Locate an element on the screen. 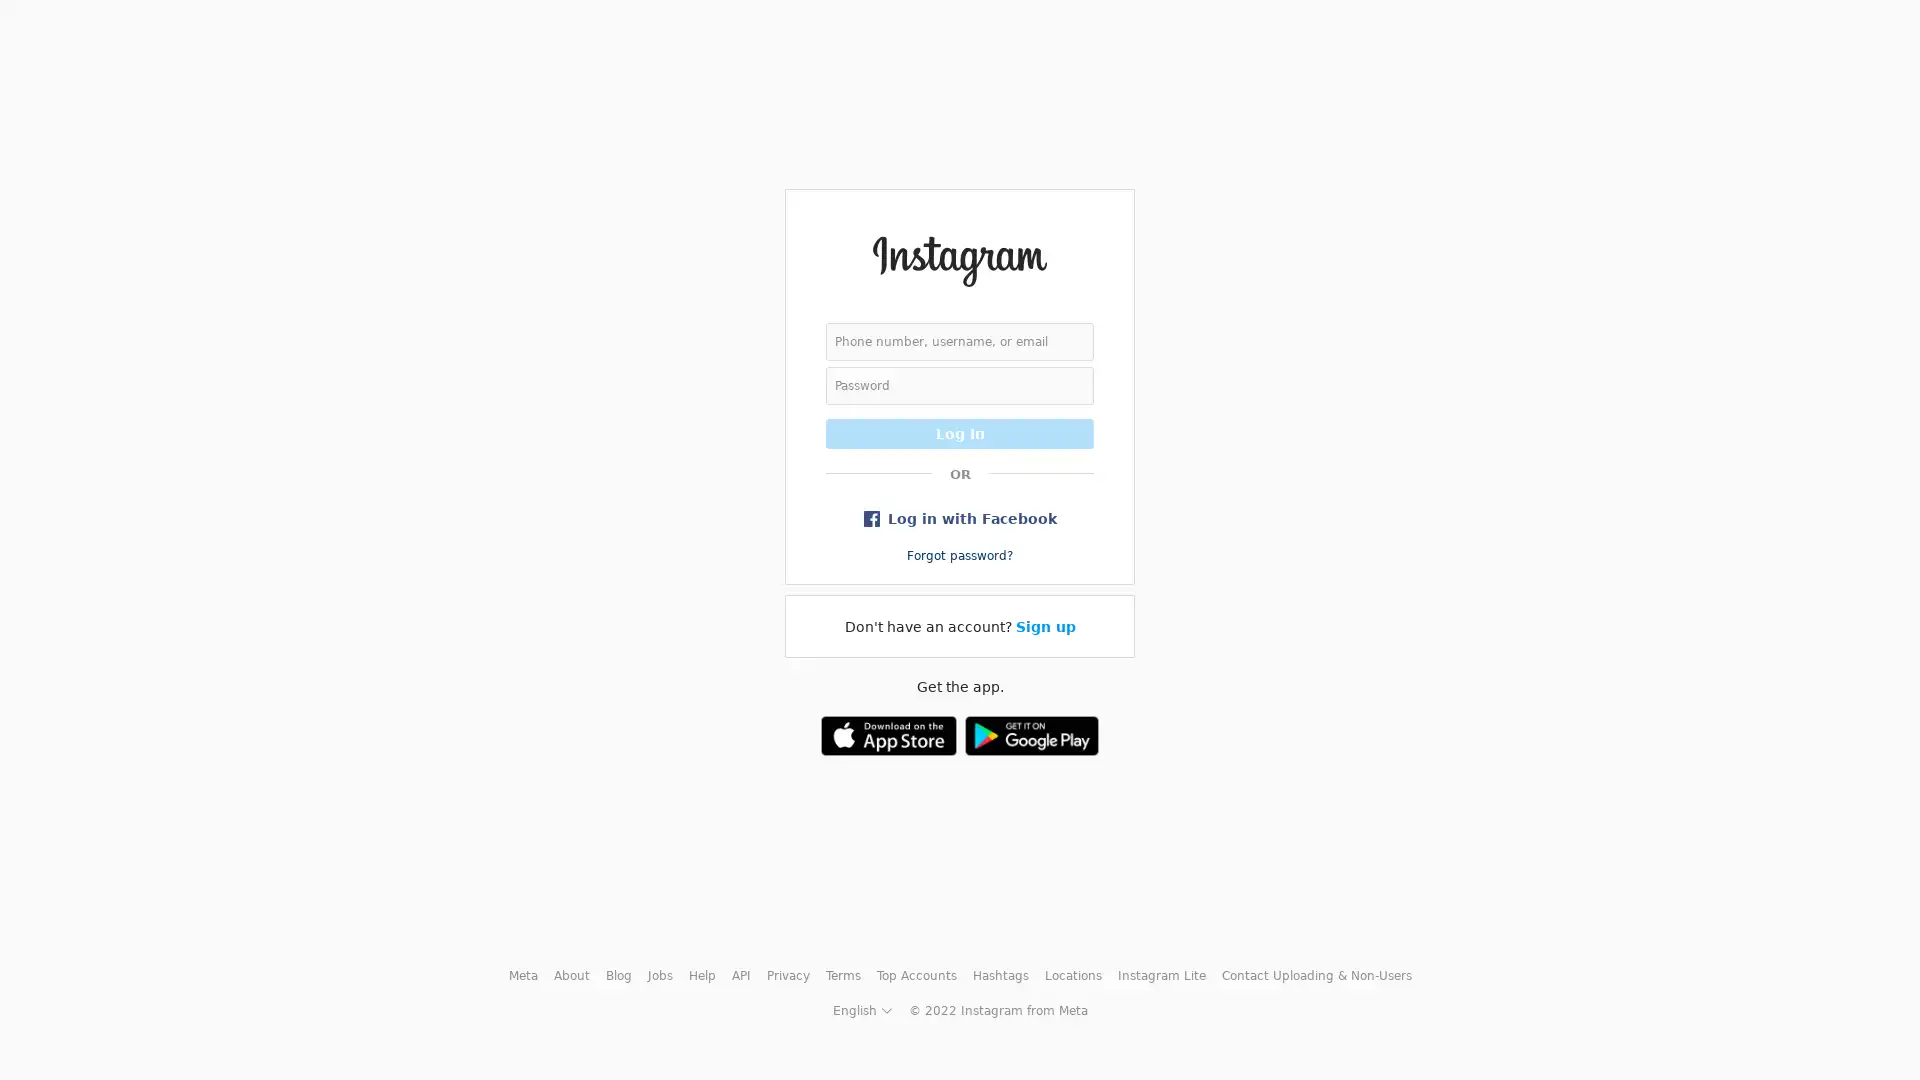 The height and width of the screenshot is (1080, 1920). Instagram is located at coordinates (958, 259).